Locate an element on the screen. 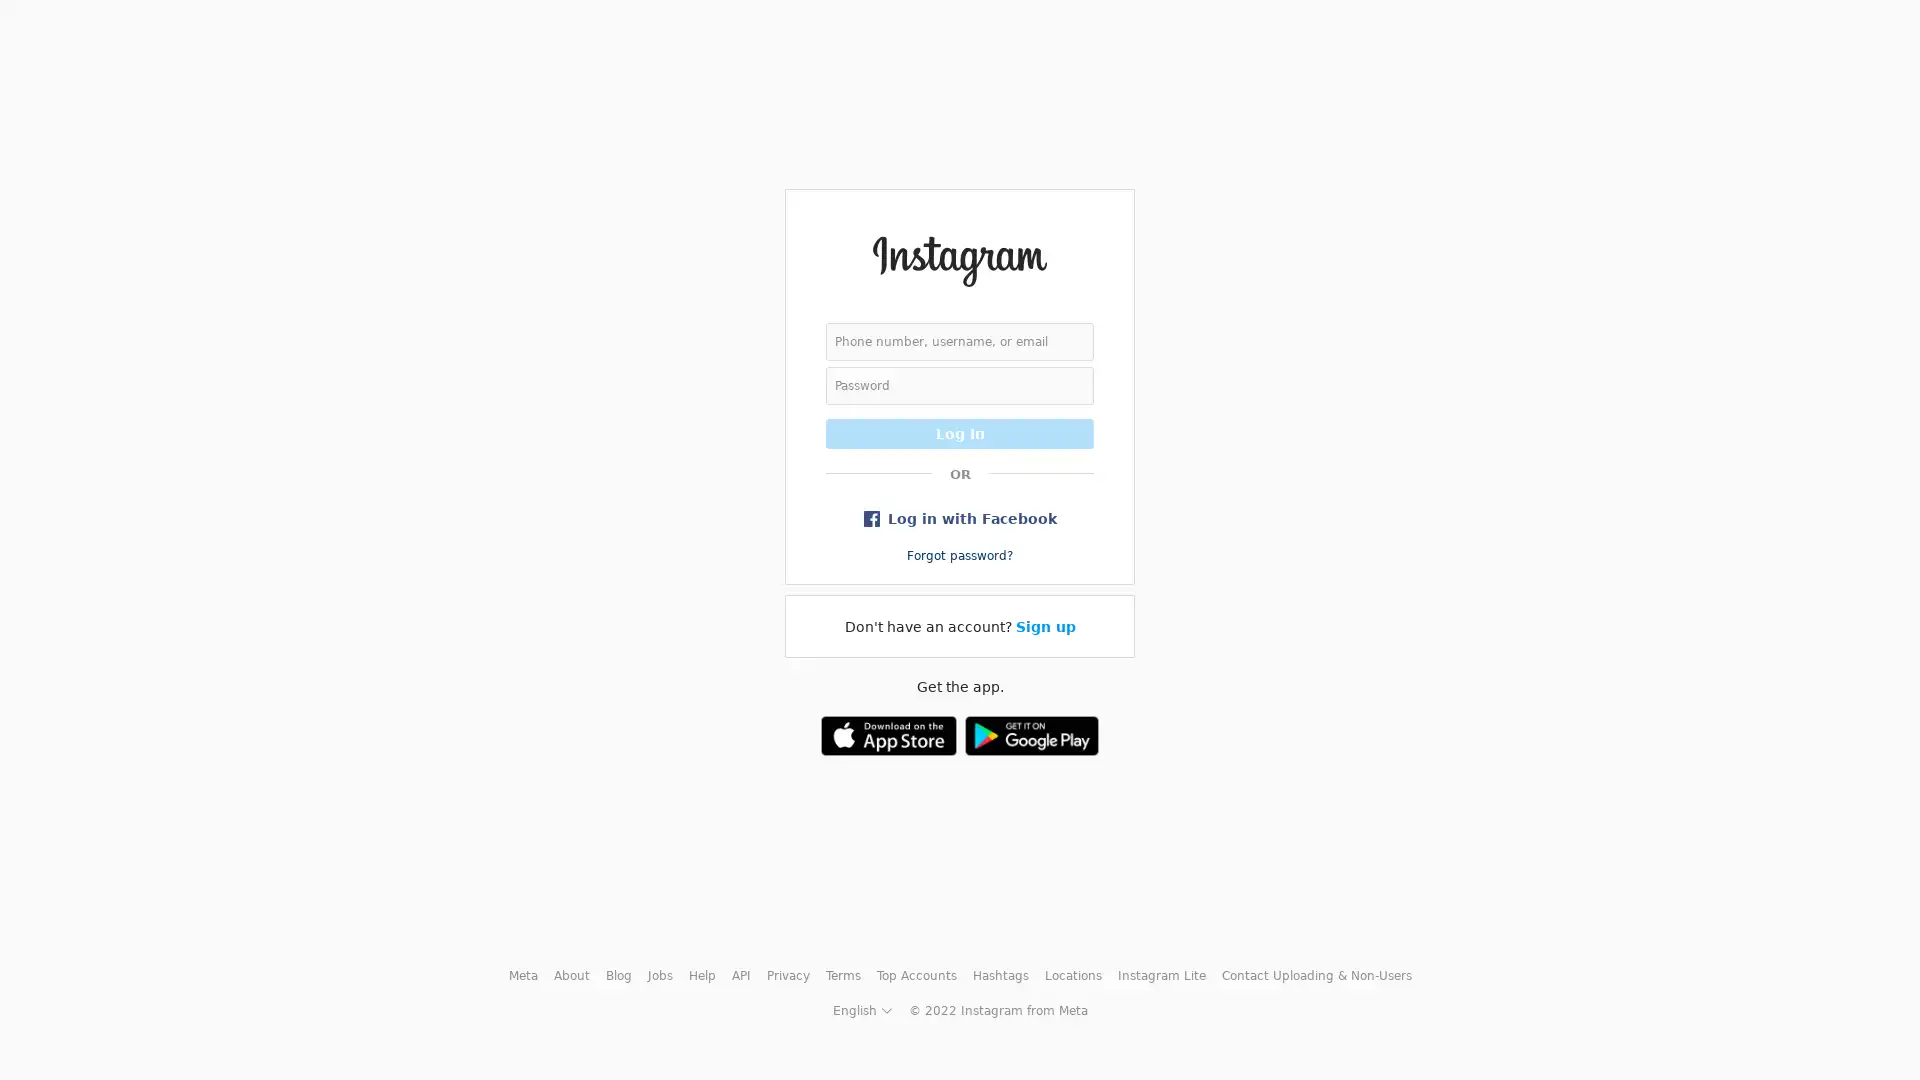 The height and width of the screenshot is (1080, 1920). Instagram is located at coordinates (958, 259).